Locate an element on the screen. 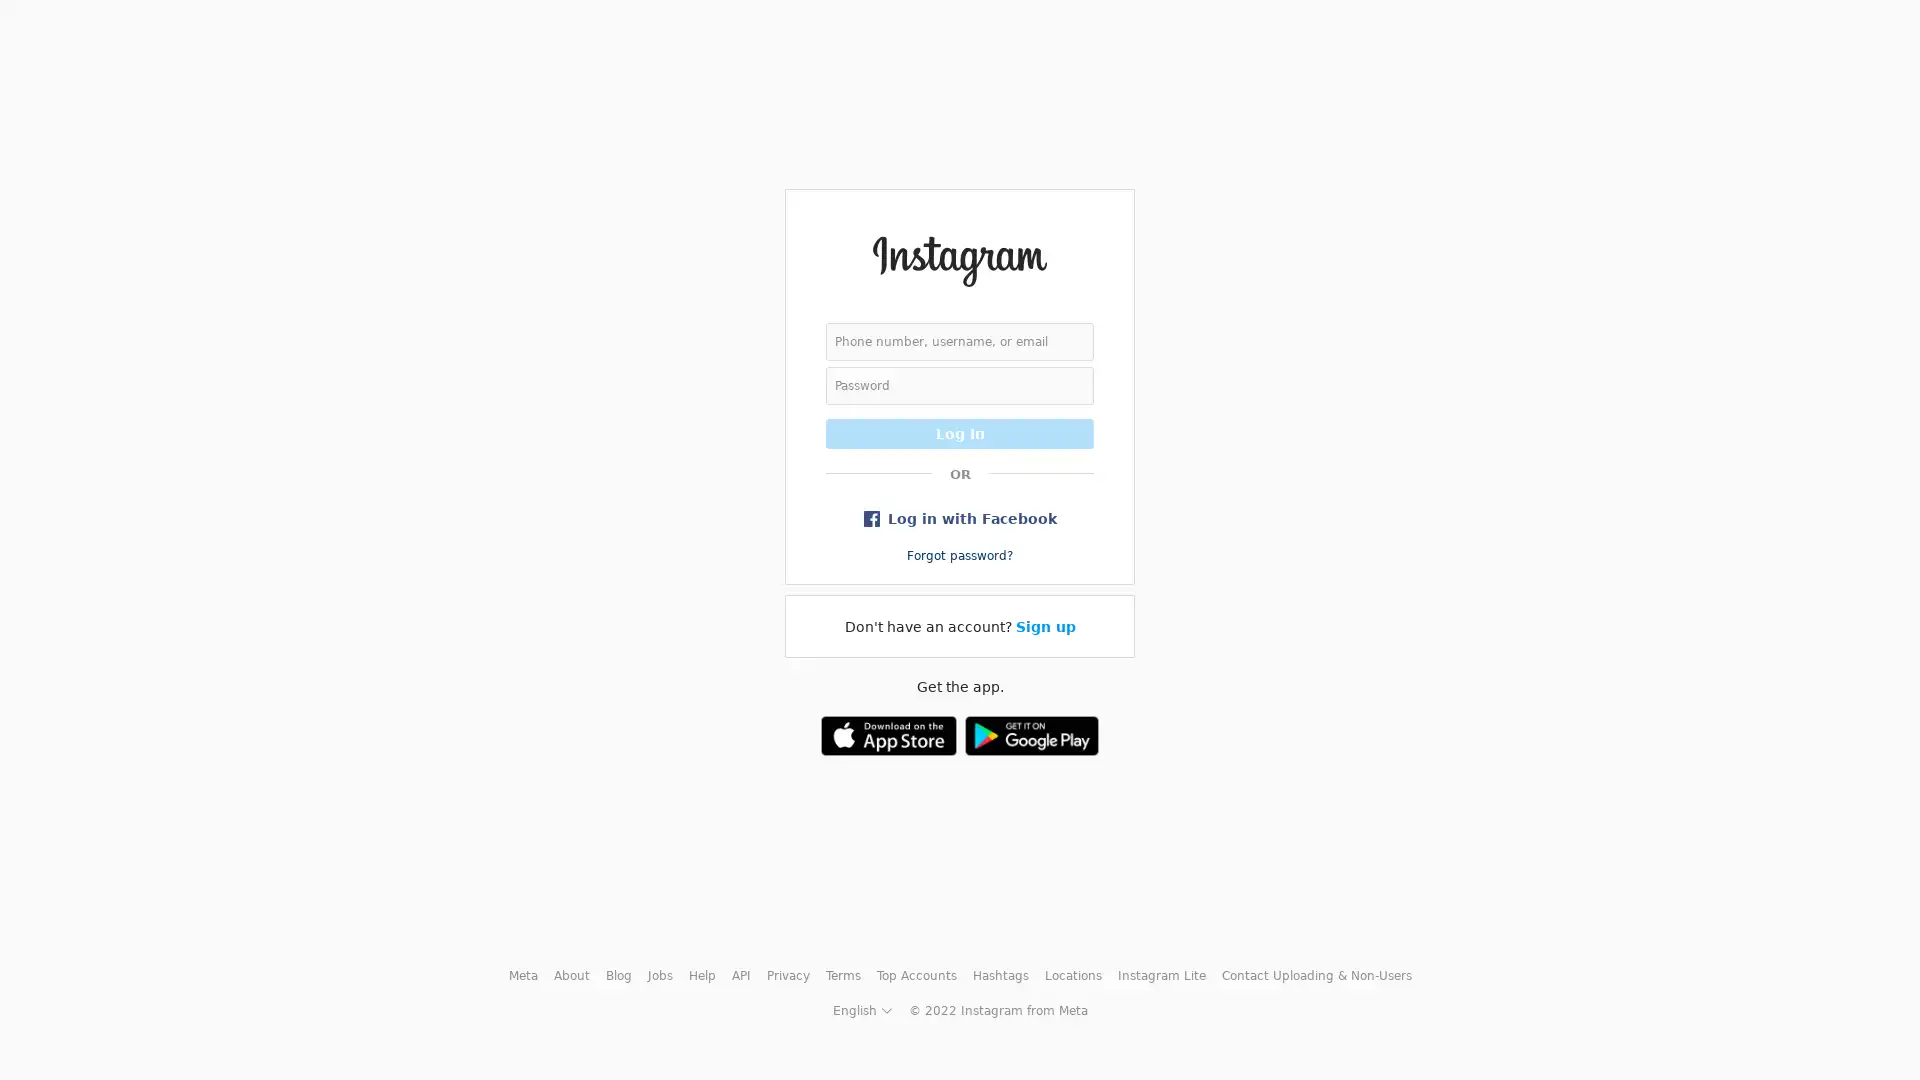 The height and width of the screenshot is (1080, 1920). Instagram is located at coordinates (958, 259).